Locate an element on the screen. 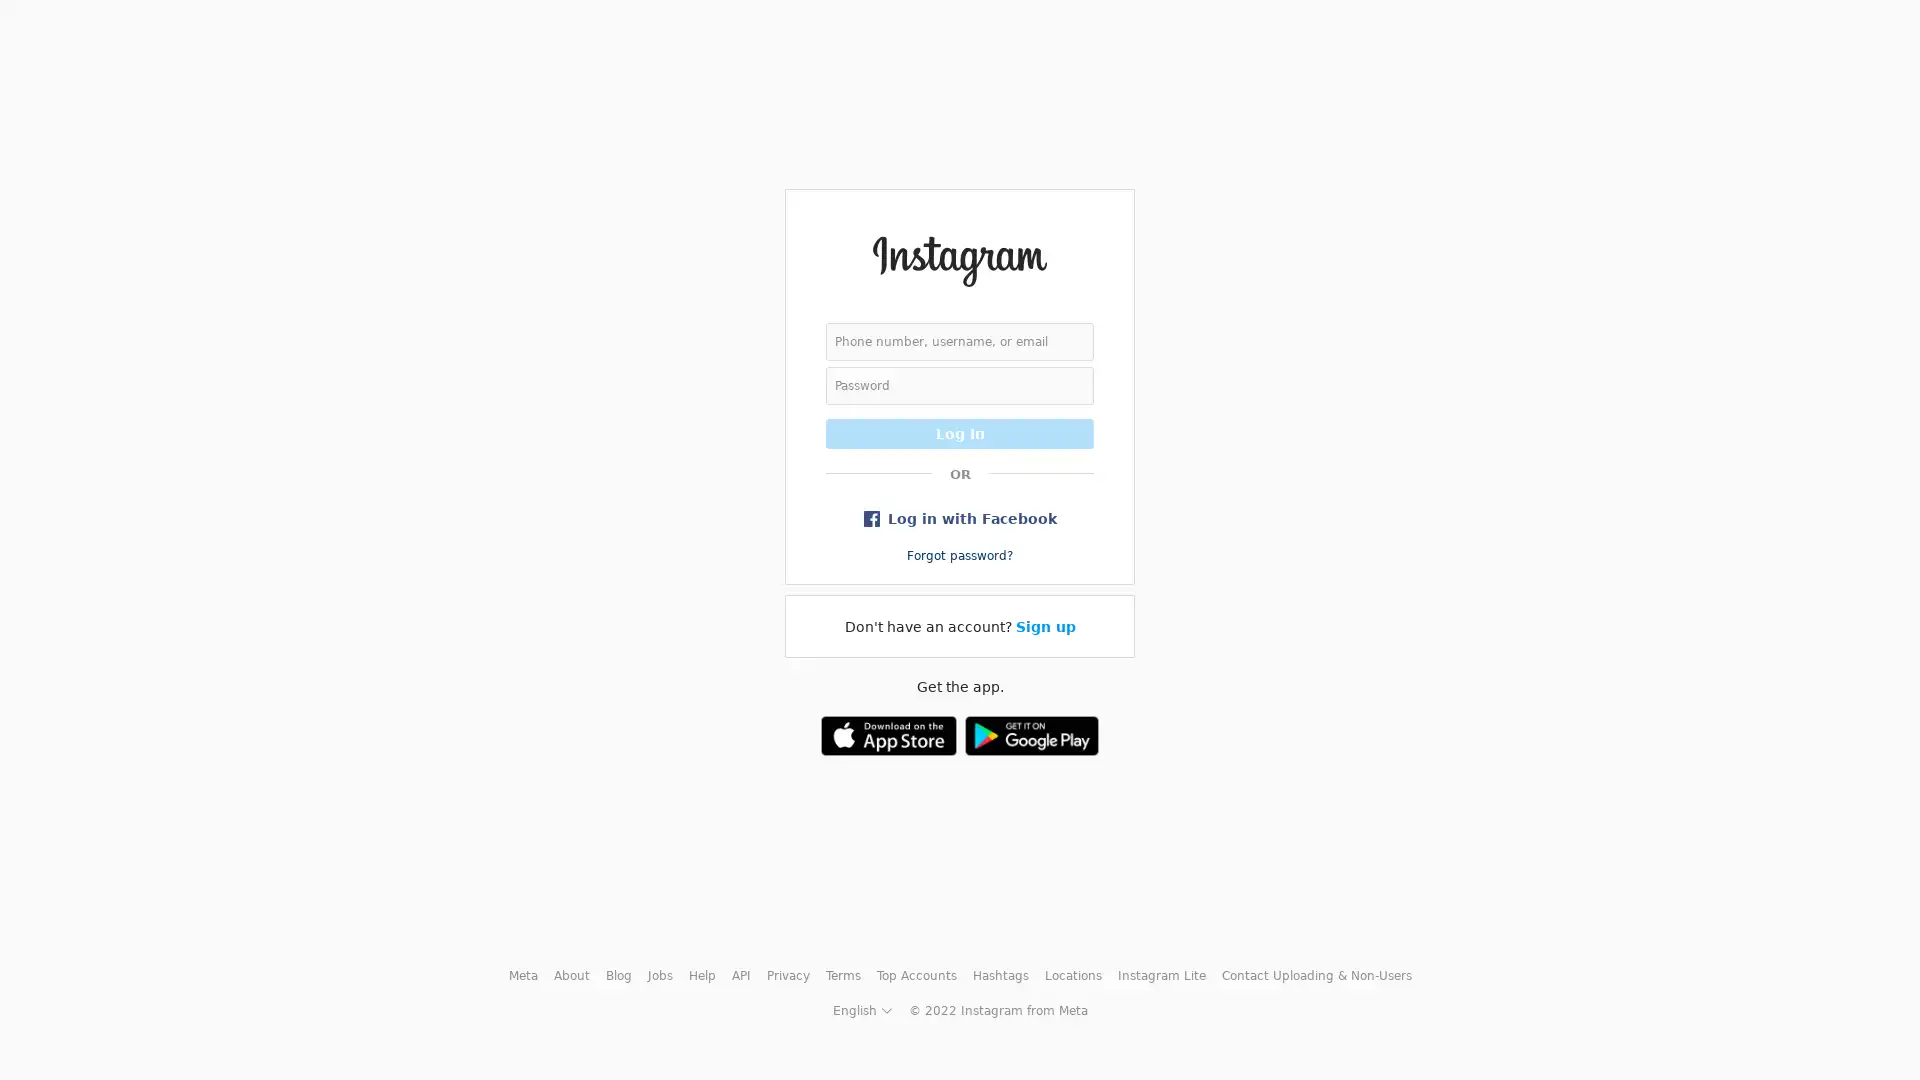 The height and width of the screenshot is (1080, 1920). Instagram is located at coordinates (958, 259).